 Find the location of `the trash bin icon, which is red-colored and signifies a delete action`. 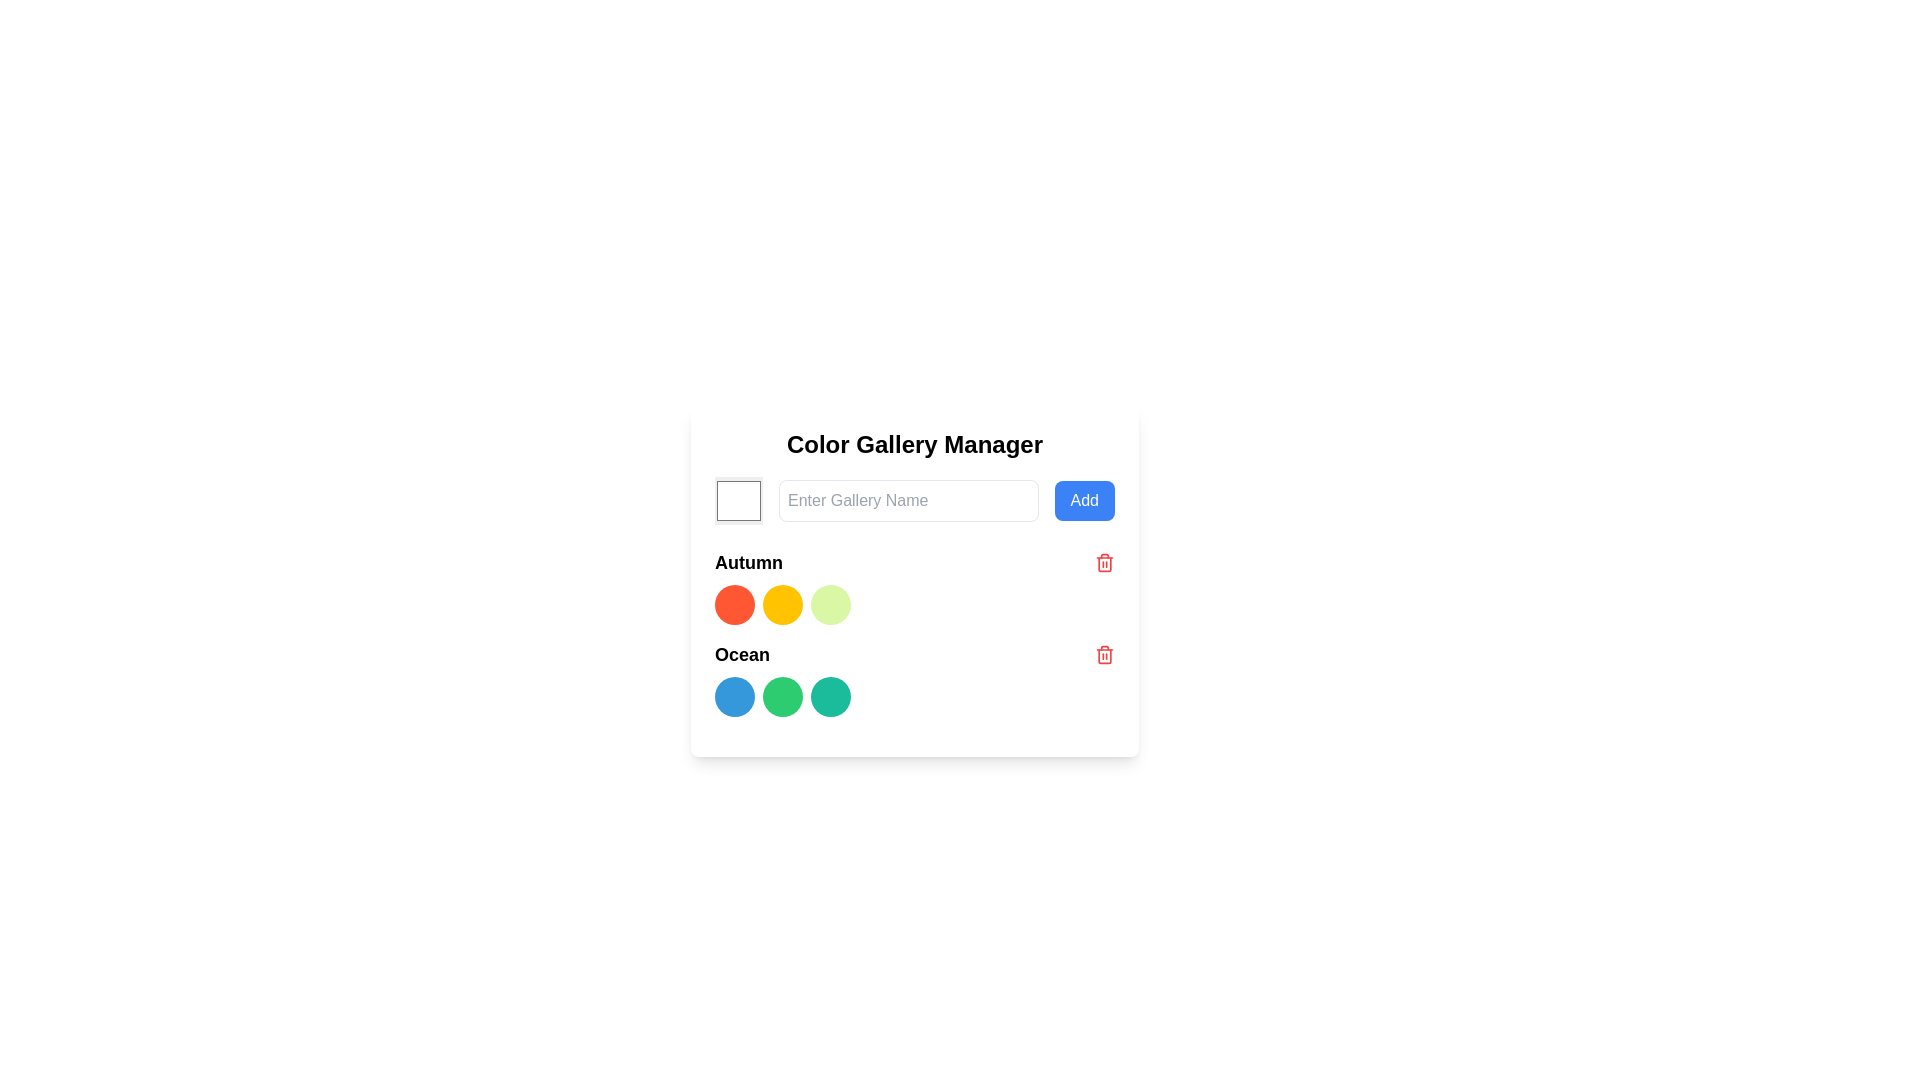

the trash bin icon, which is red-colored and signifies a delete action is located at coordinates (1103, 563).